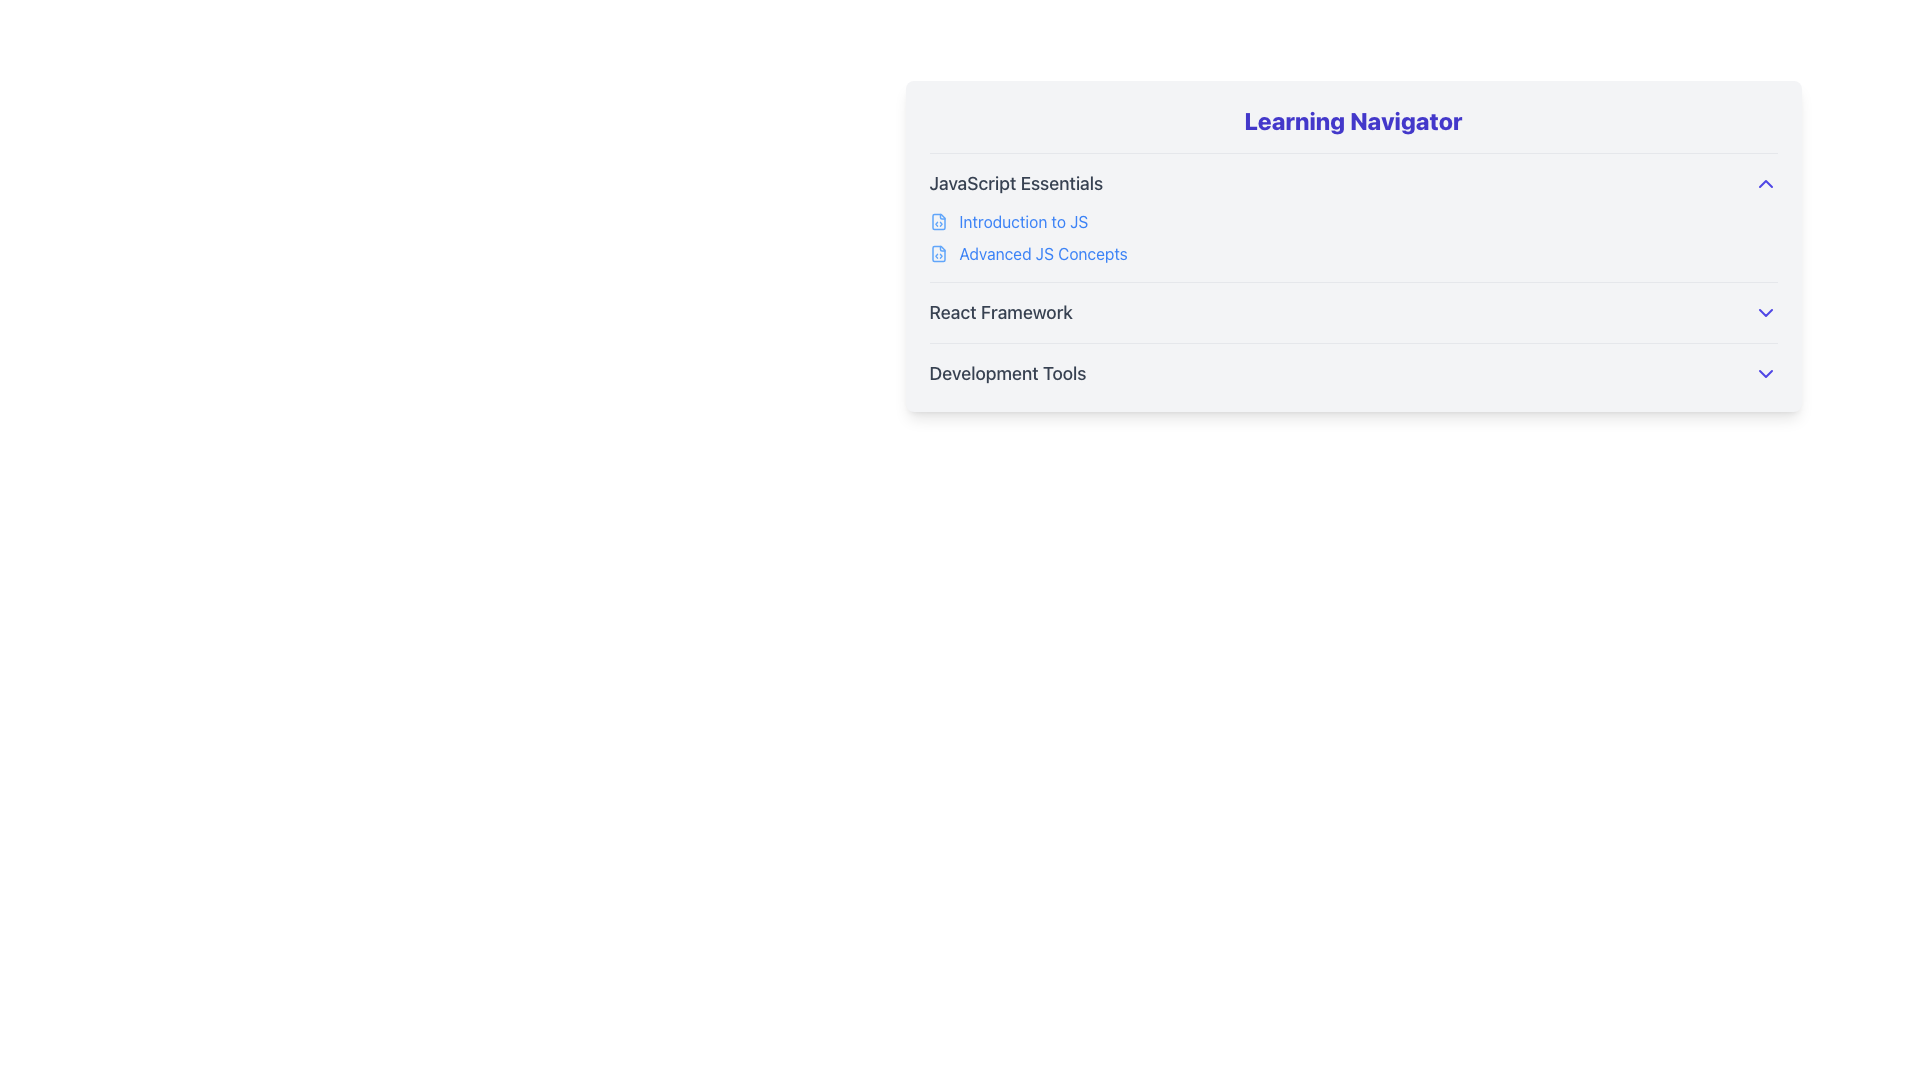 This screenshot has height=1080, width=1920. Describe the element at coordinates (1353, 245) in the screenshot. I see `displayed information in the 'Learning Navigator' collapsible panel, which includes topics like 'JavaScript Essentials,' 'React Framework,' and 'Development Tools.'` at that location.